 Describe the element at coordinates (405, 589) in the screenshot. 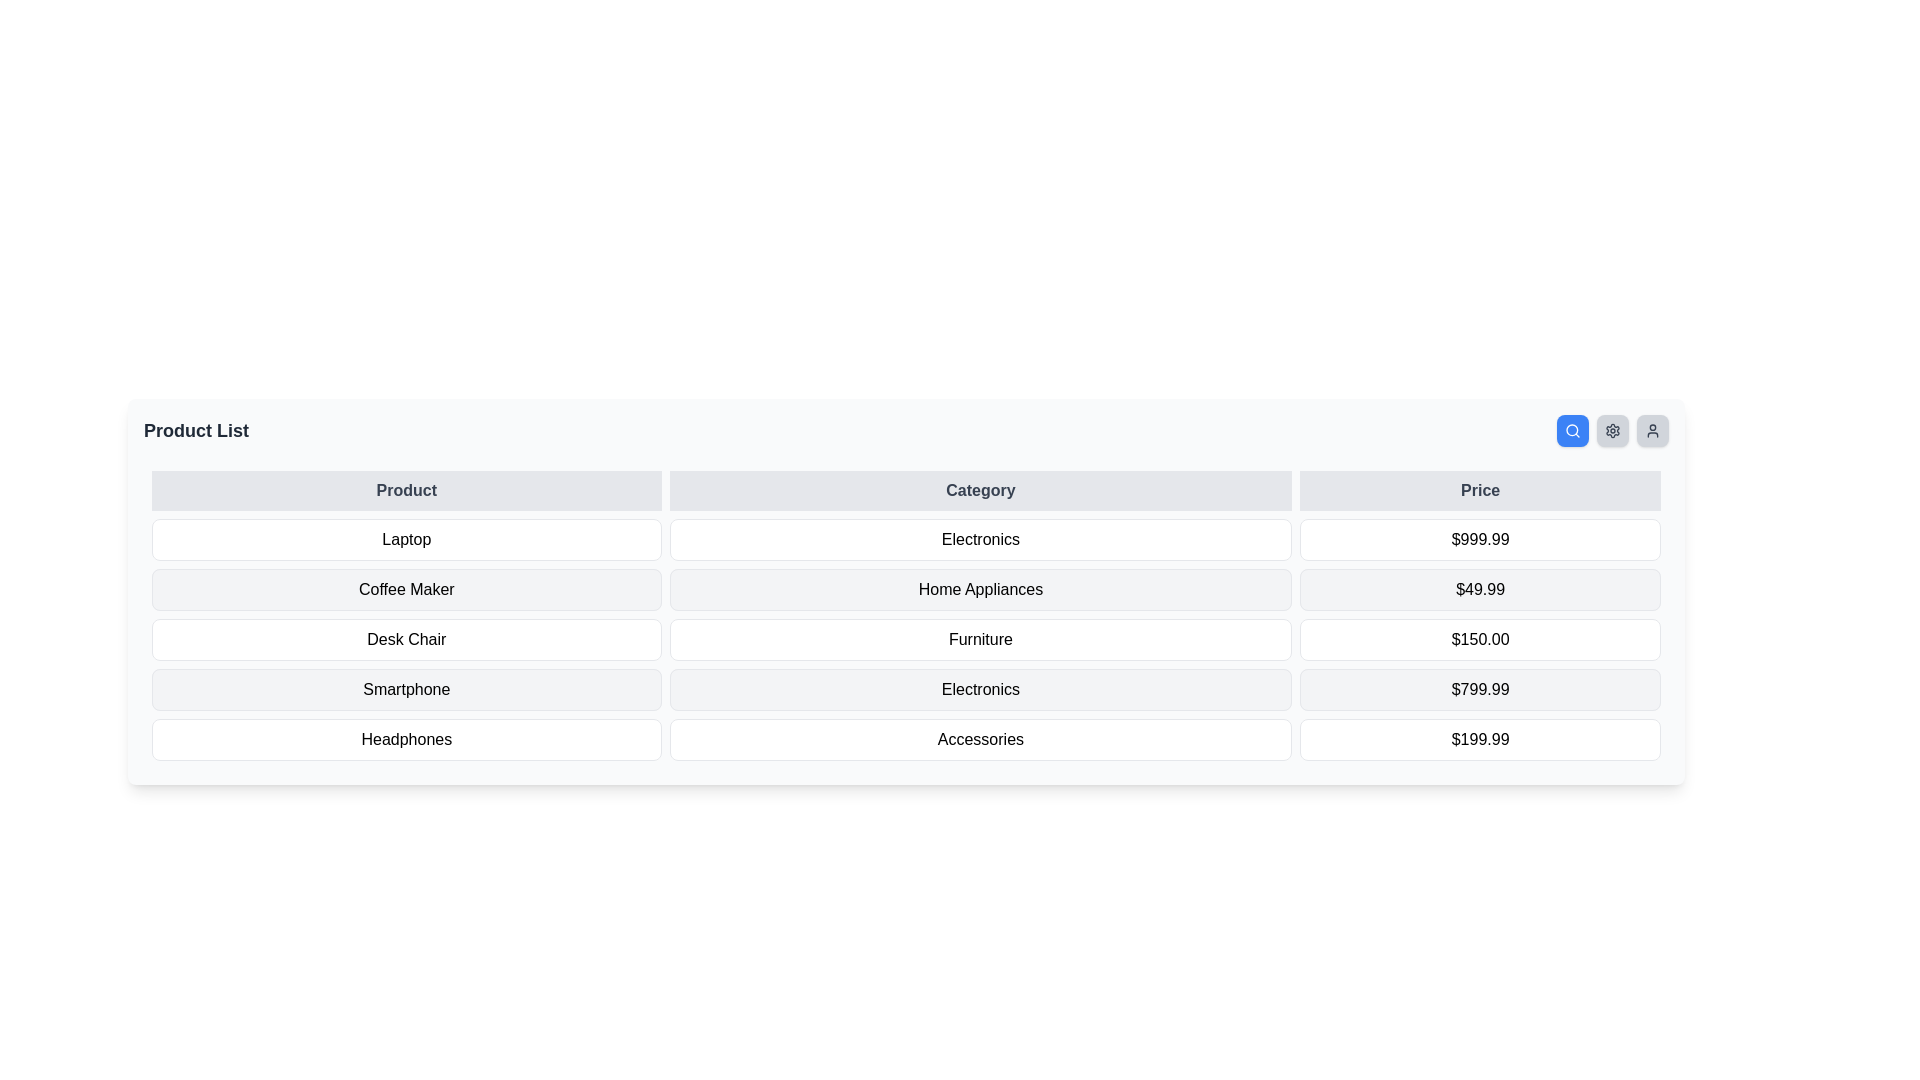

I see `the label for the product 'Coffee Maker', which is the second entry in the 'Product' column of the table` at that location.